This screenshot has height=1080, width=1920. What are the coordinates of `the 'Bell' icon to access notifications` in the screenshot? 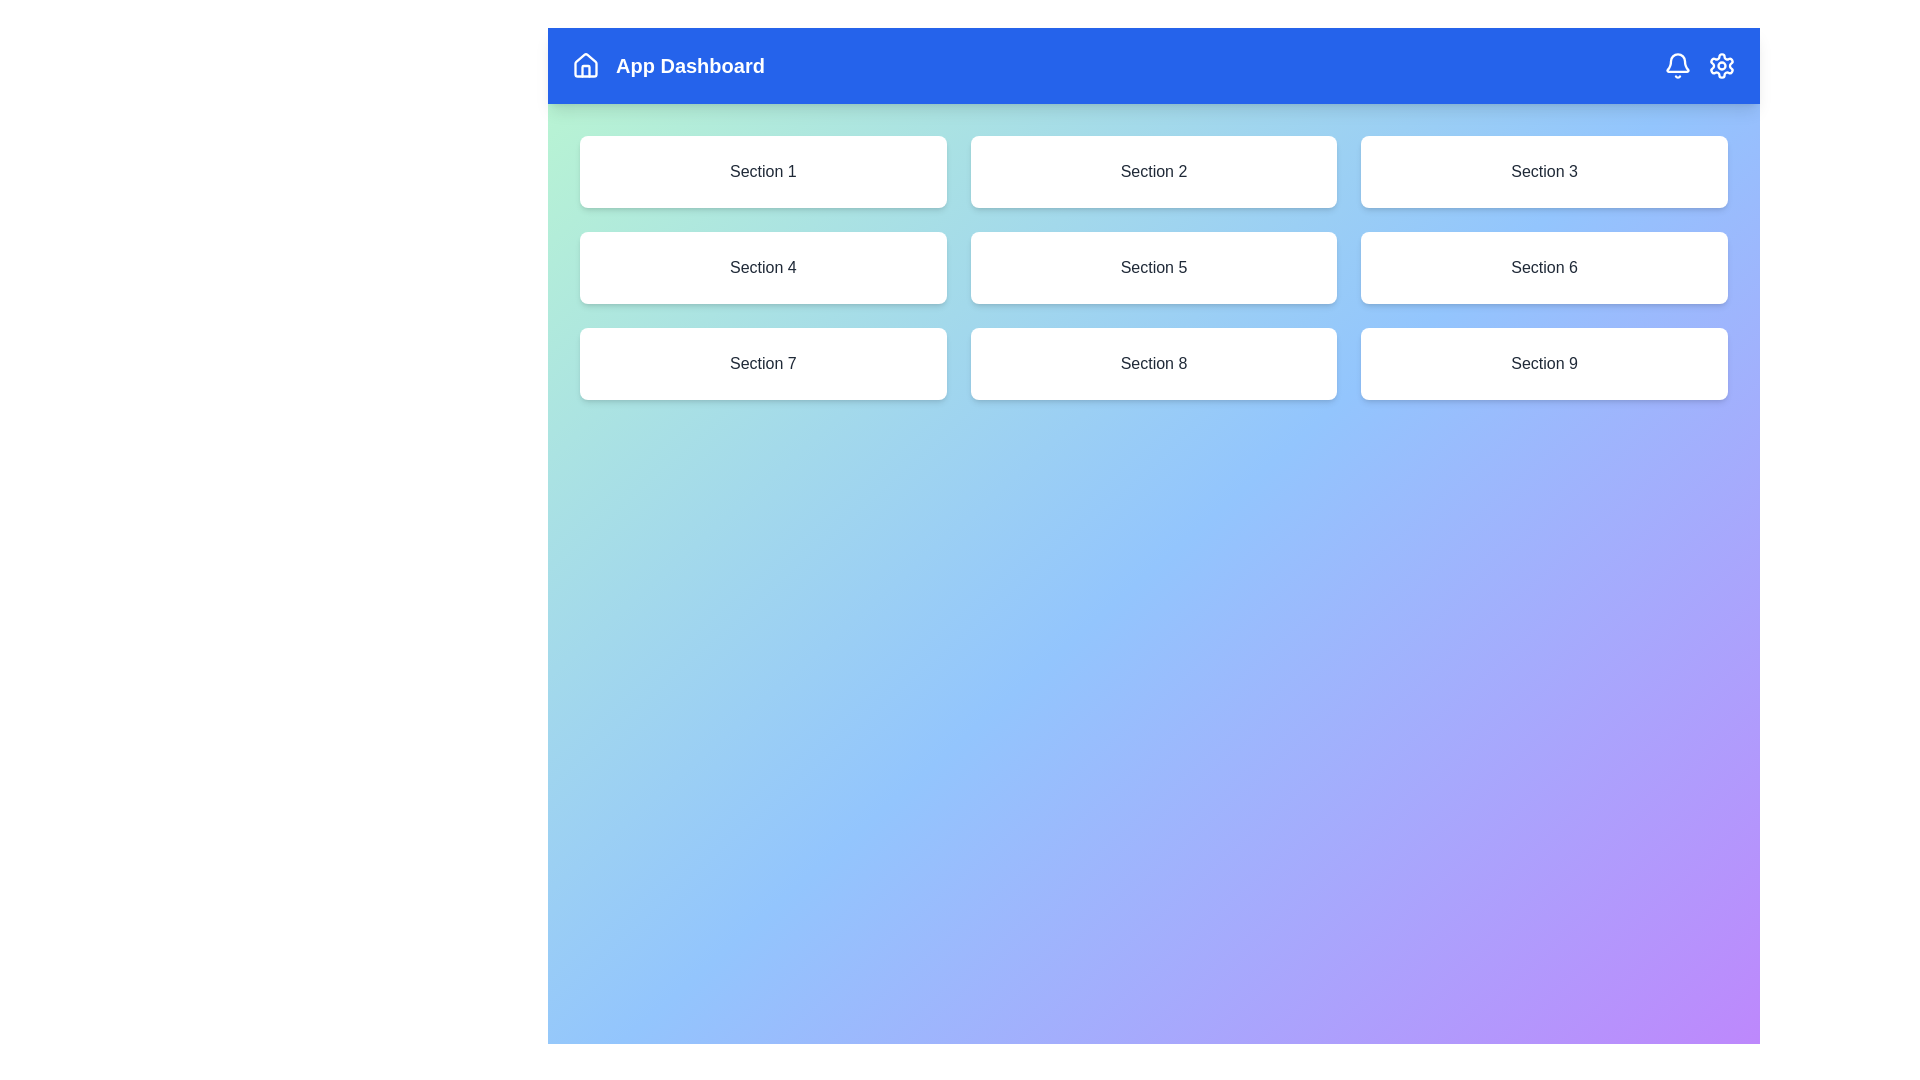 It's located at (1678, 64).